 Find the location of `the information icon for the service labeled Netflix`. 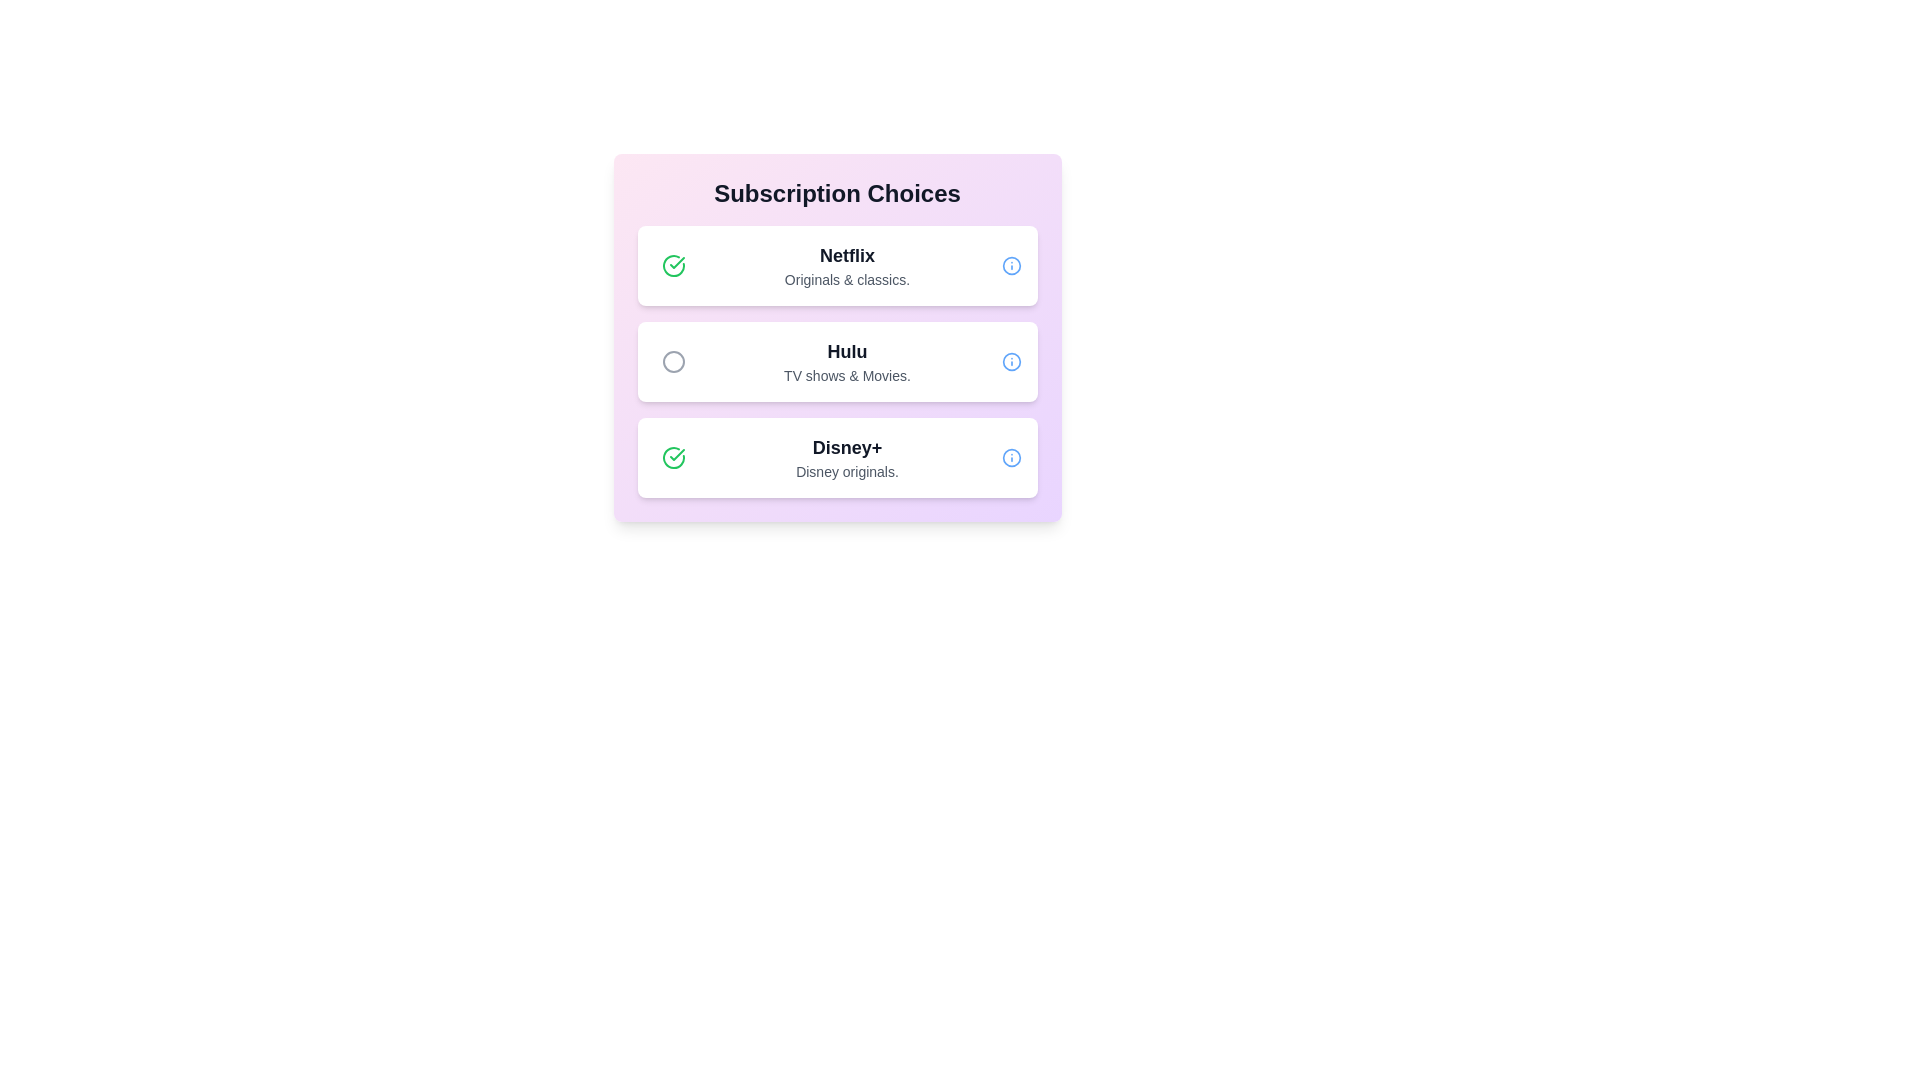

the information icon for the service labeled Netflix is located at coordinates (1011, 265).